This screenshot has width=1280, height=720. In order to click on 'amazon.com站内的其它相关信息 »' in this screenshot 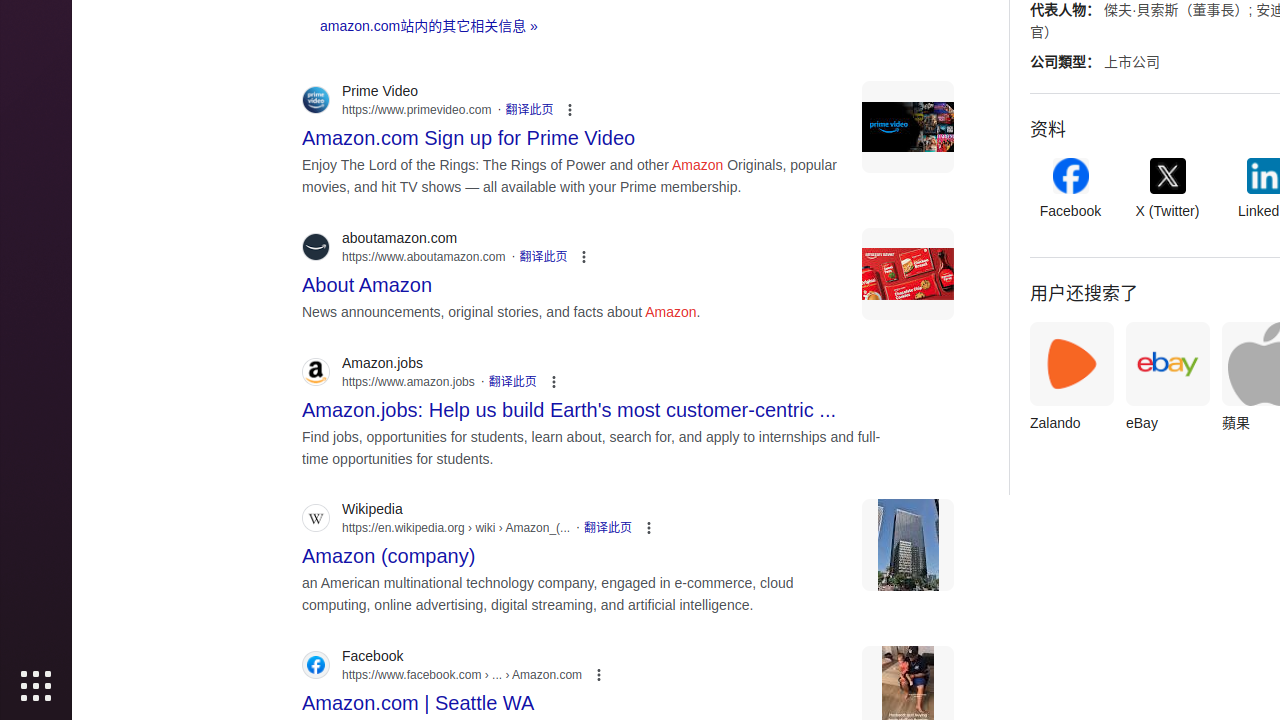, I will do `click(428, 25)`.